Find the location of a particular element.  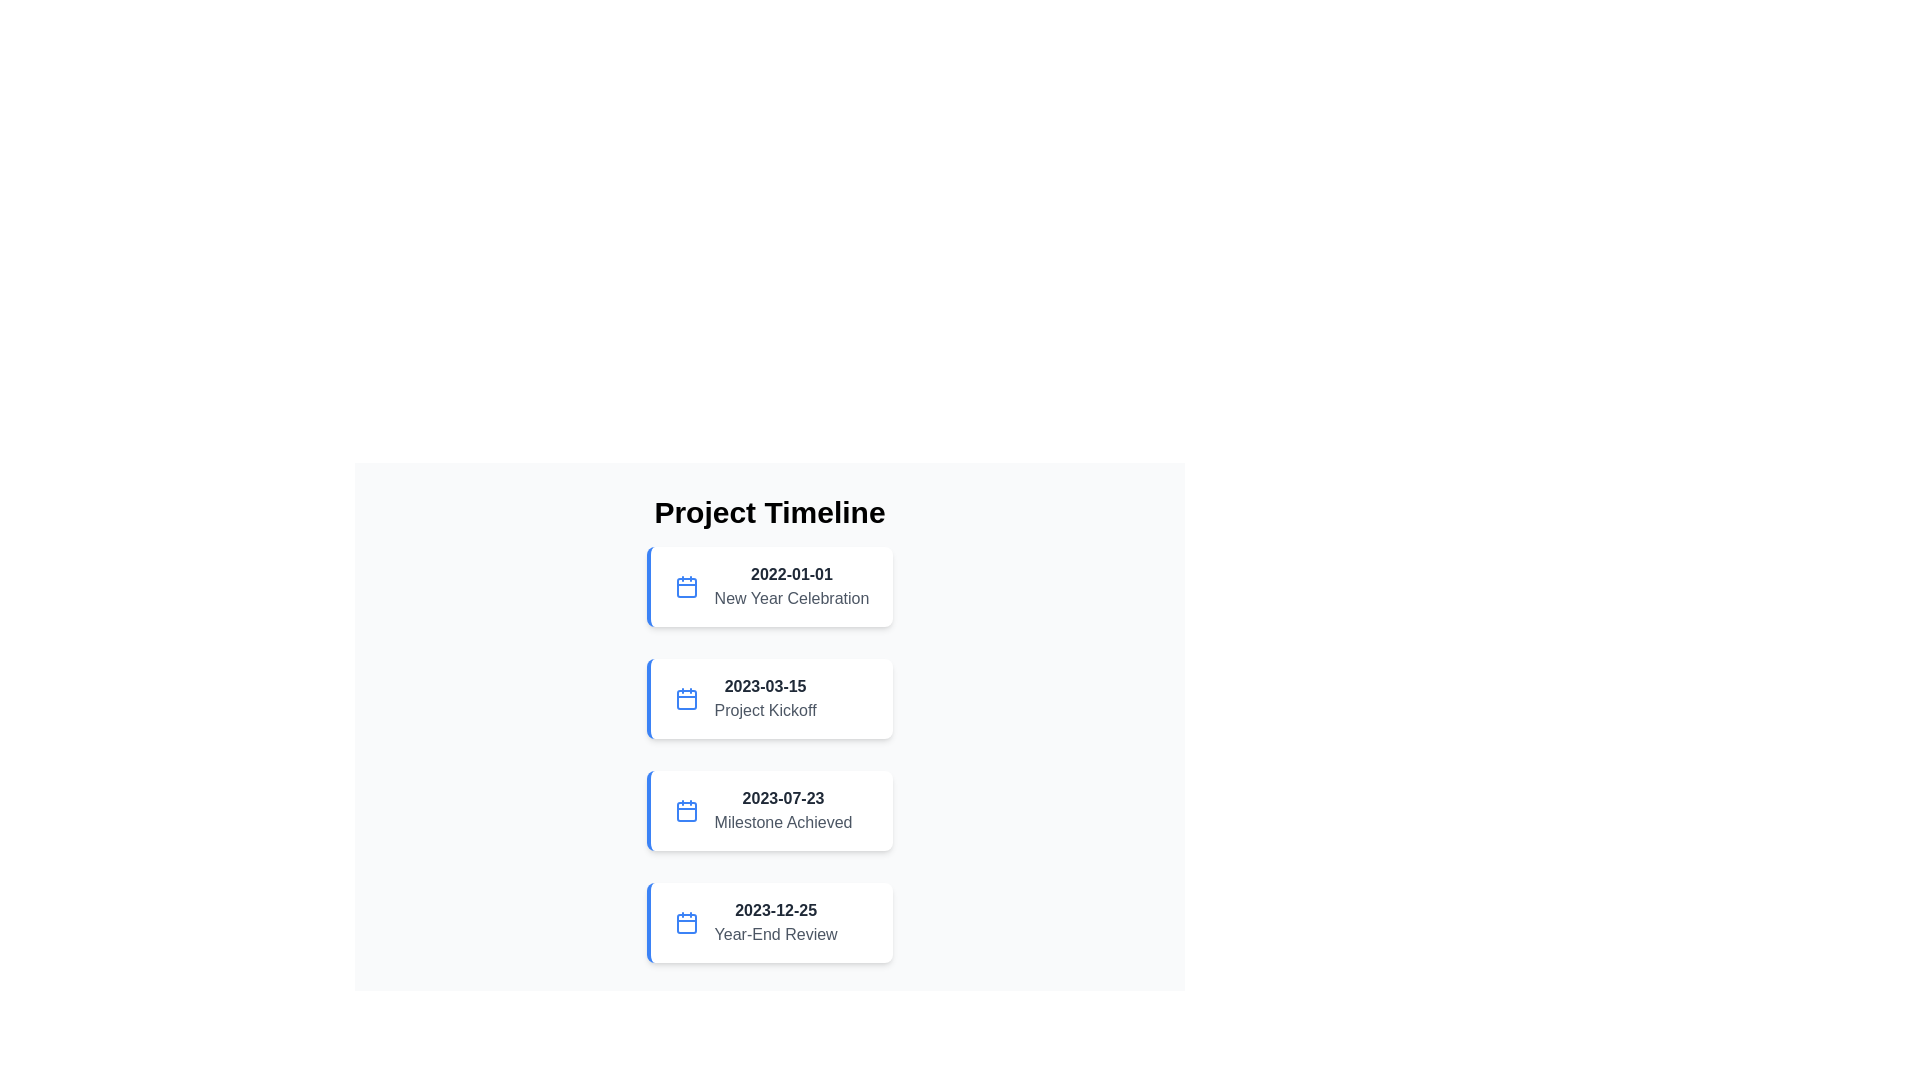

graphical content area of the calendar, which is centrally located within the first calendar icon of the timeline interface, using developer tools is located at coordinates (686, 586).